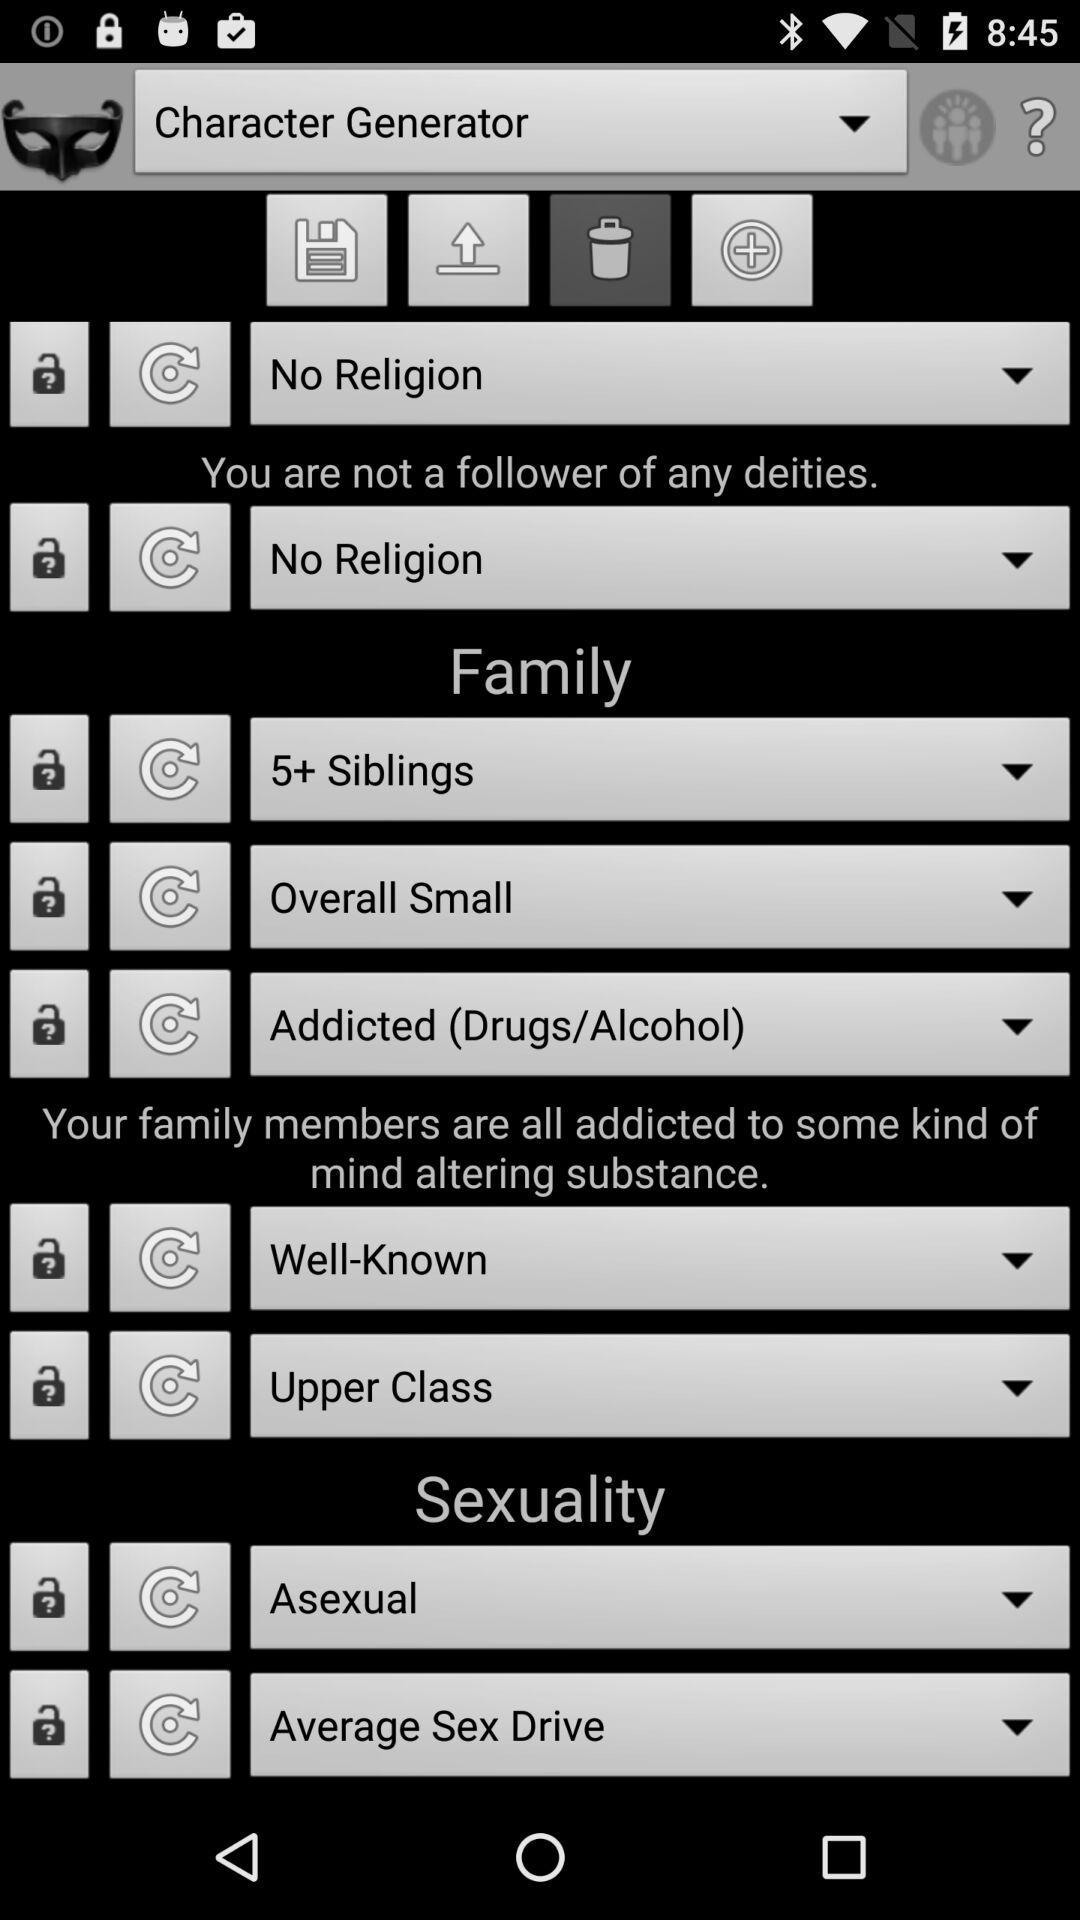 The image size is (1080, 1920). What do you see at coordinates (48, 1262) in the screenshot?
I see `password` at bounding box center [48, 1262].